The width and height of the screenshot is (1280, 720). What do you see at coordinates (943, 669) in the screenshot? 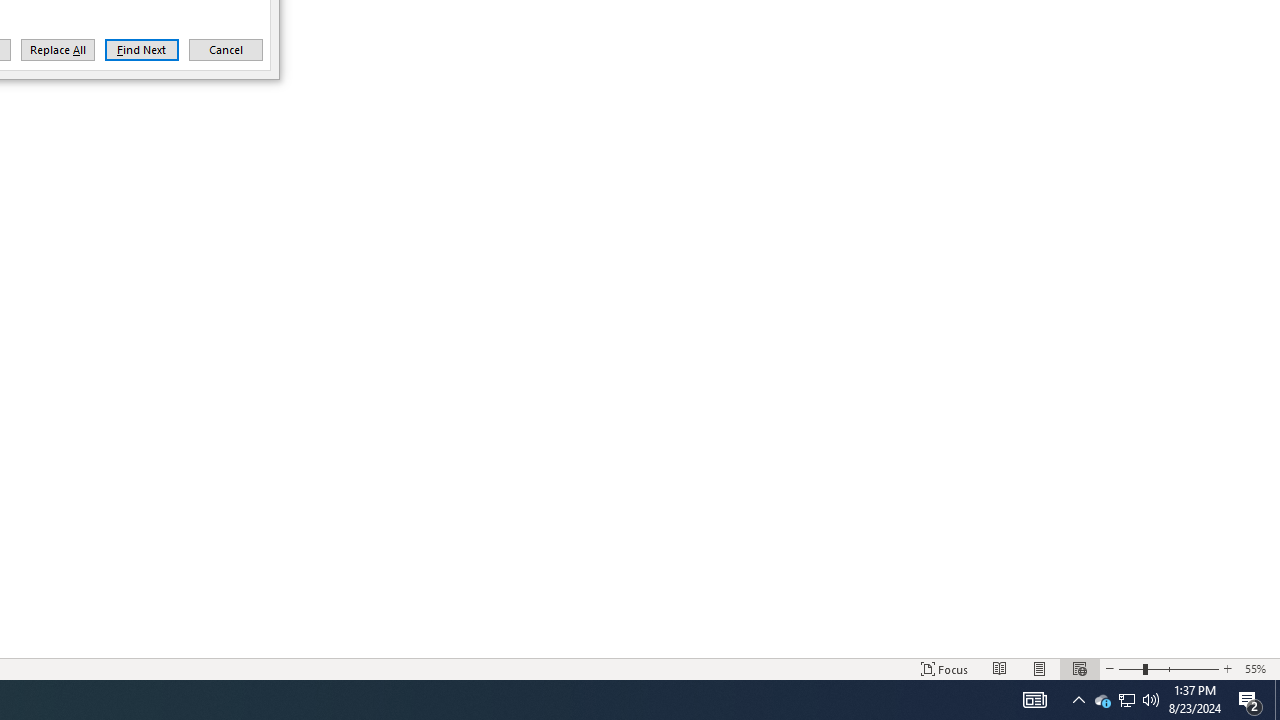
I see `'Focus '` at bounding box center [943, 669].